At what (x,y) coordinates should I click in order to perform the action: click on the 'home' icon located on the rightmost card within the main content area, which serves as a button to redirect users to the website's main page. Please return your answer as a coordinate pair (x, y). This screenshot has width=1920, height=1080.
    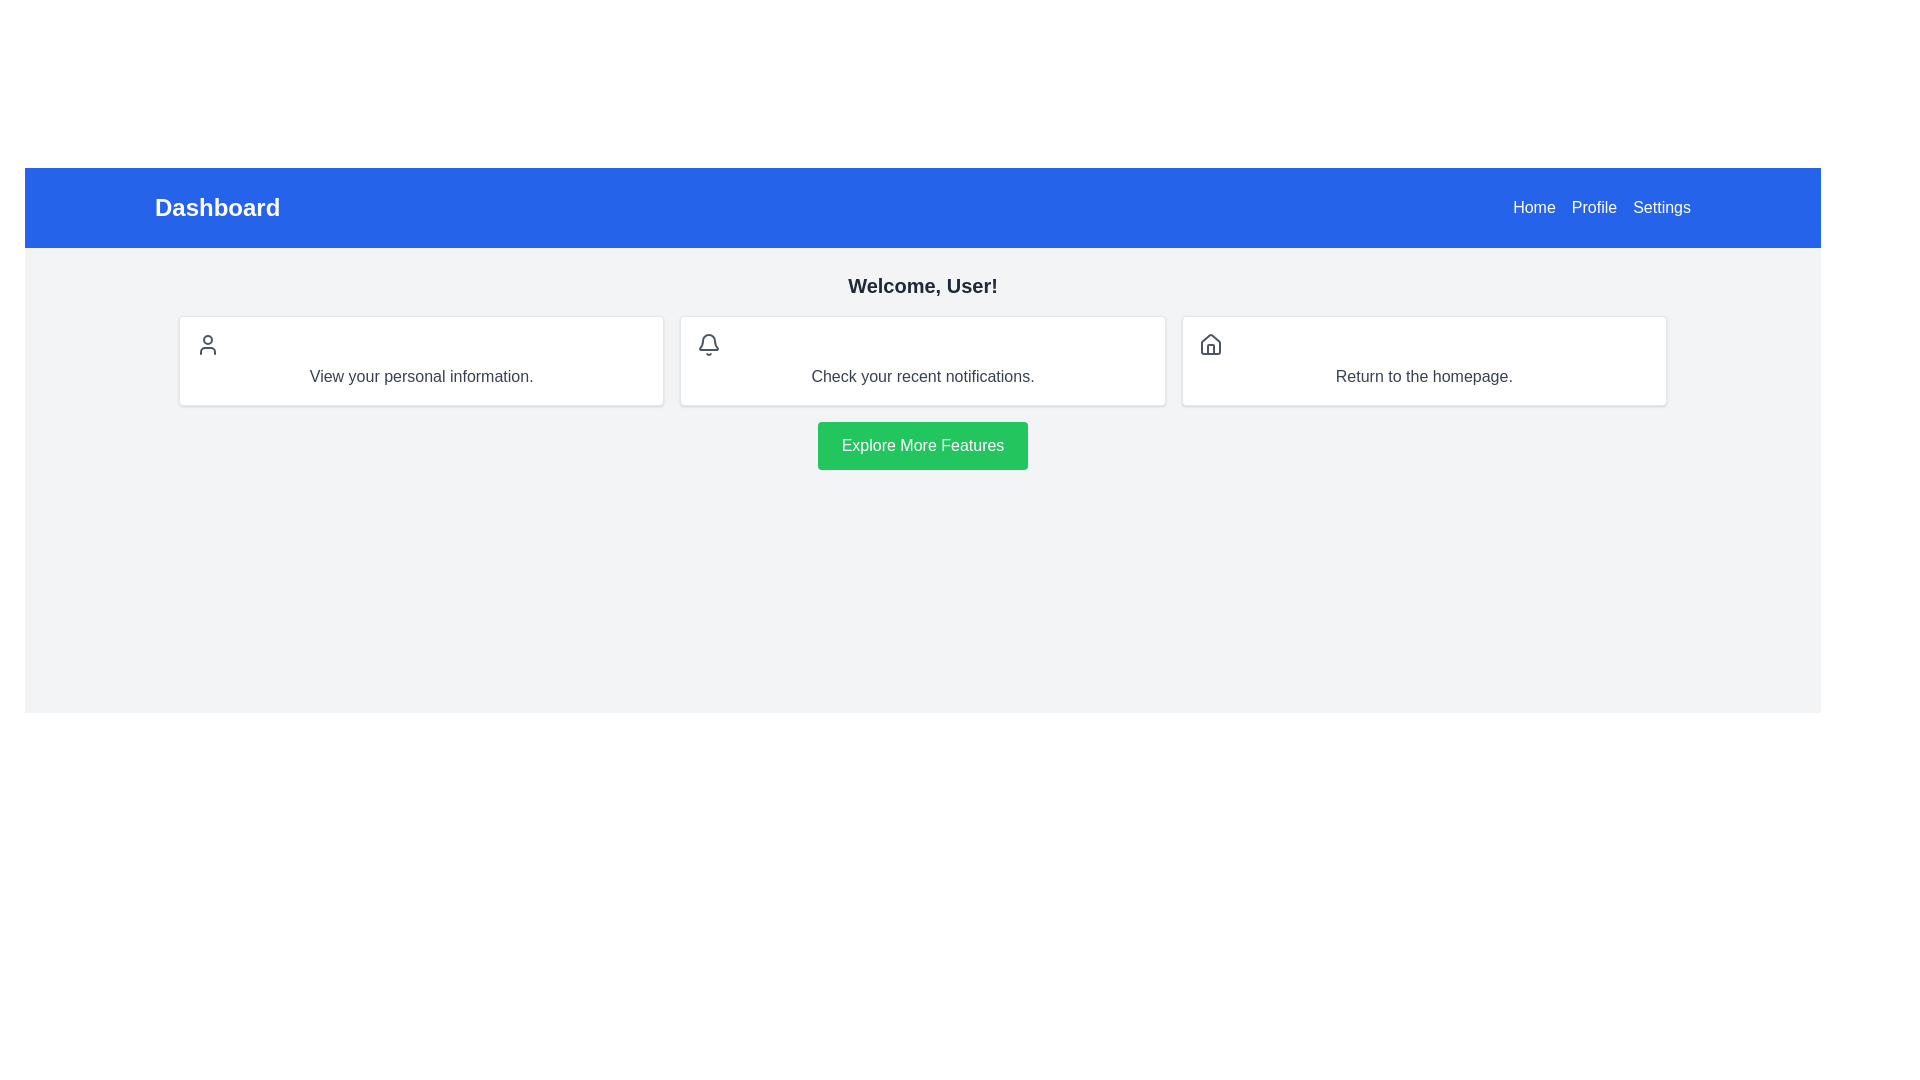
    Looking at the image, I should click on (1209, 343).